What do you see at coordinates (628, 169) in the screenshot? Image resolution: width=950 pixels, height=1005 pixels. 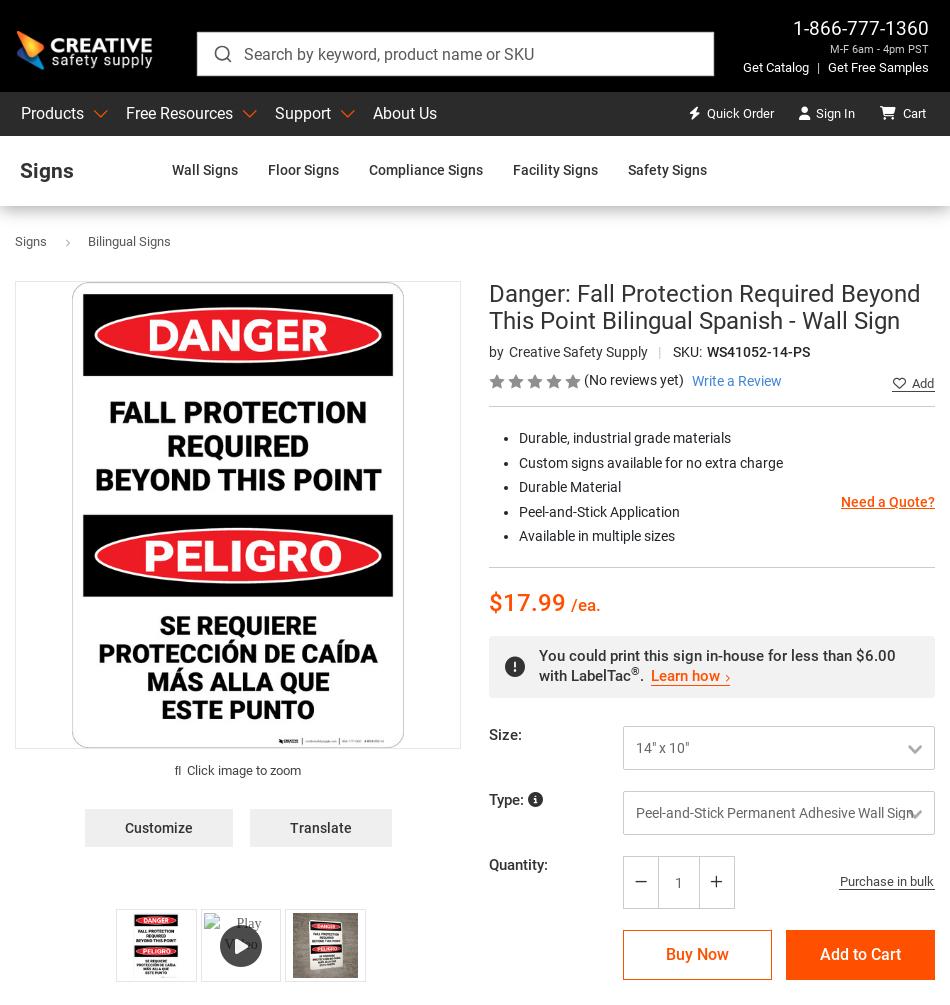 I see `'Safety Signs'` at bounding box center [628, 169].